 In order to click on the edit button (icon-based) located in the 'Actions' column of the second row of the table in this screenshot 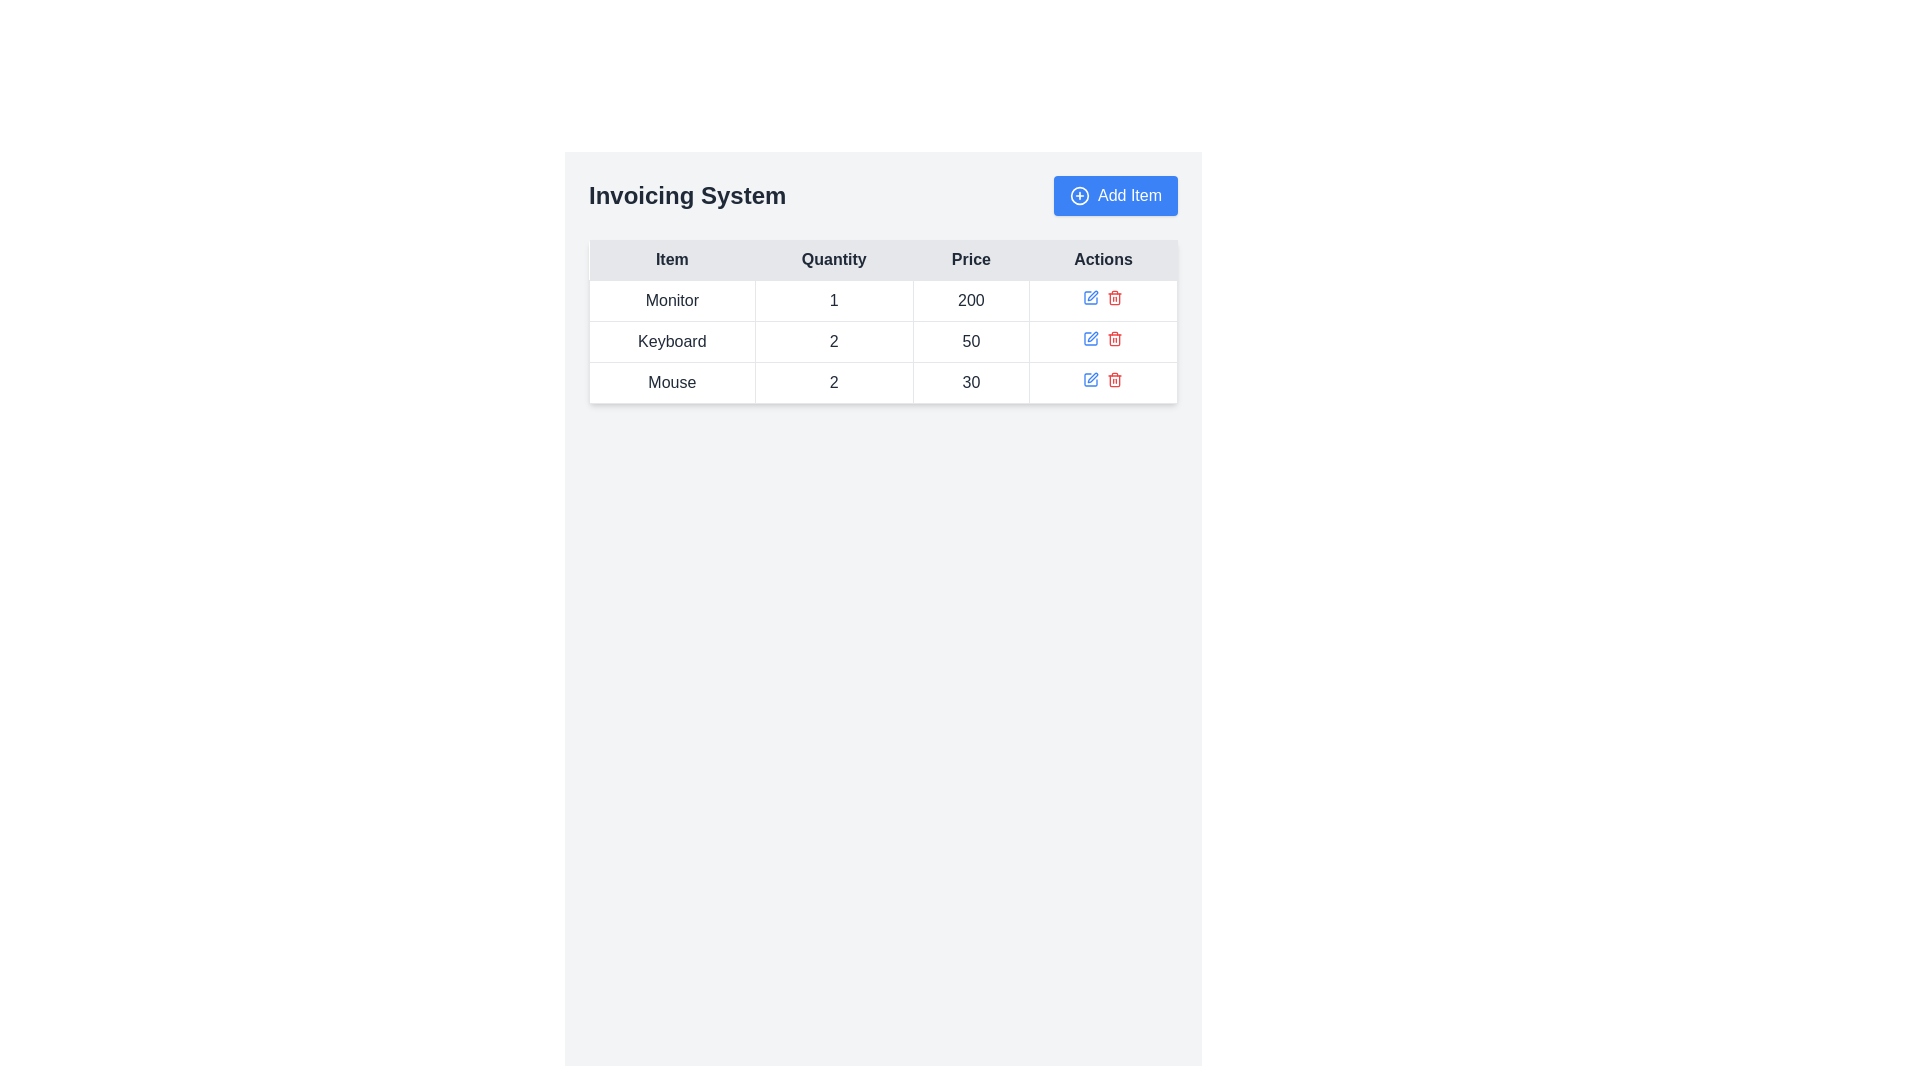, I will do `click(1090, 338)`.